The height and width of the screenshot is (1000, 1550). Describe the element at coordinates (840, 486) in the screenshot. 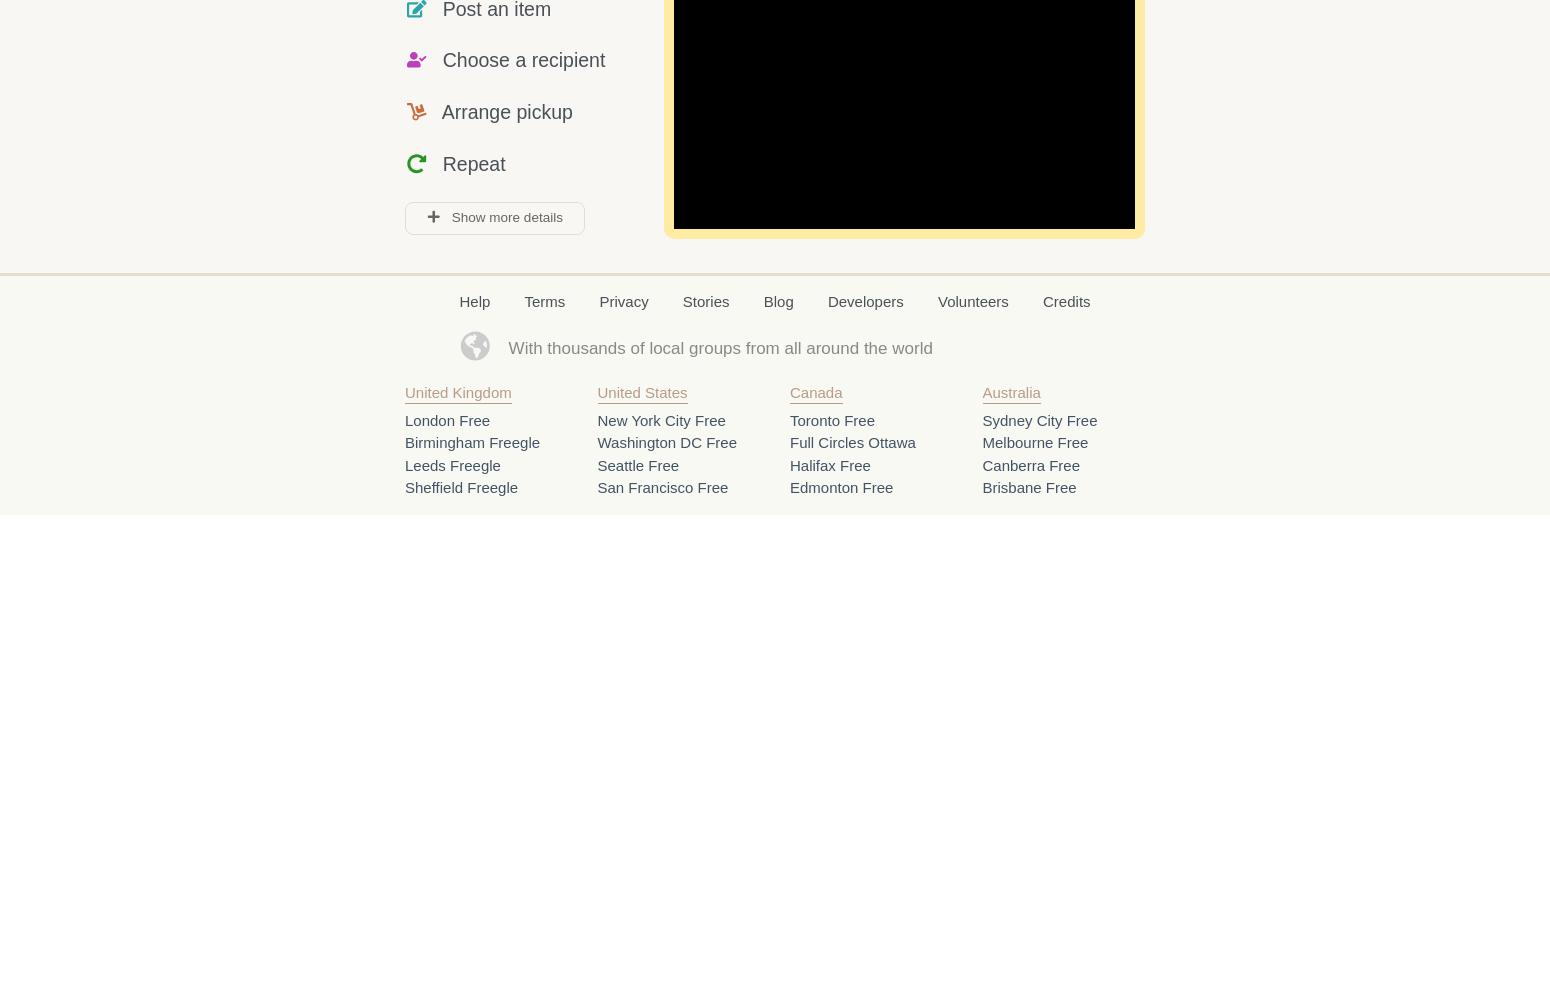

I see `'Edmonton Free'` at that location.